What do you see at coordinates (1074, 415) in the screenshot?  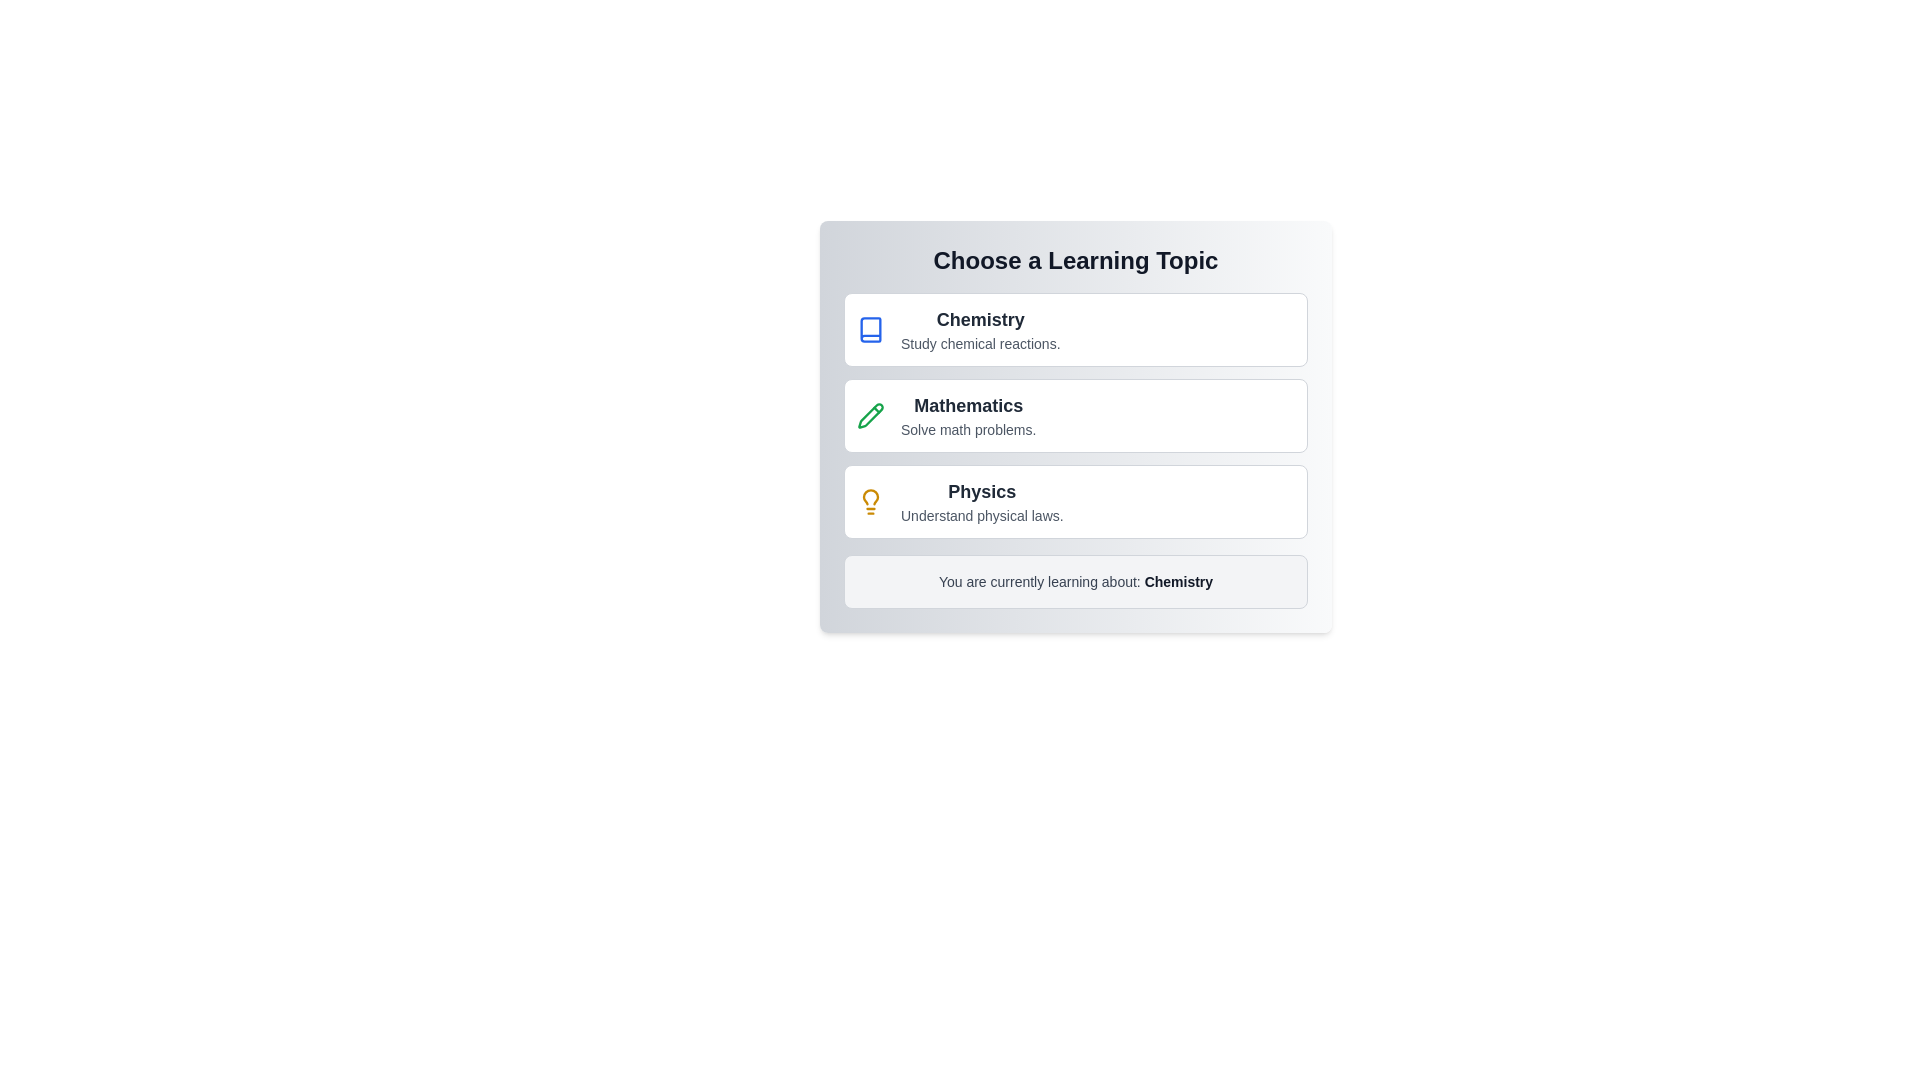 I see `the 'Mathematics' button, which is the second option in a list of three vertically arranged topic cards` at bounding box center [1074, 415].